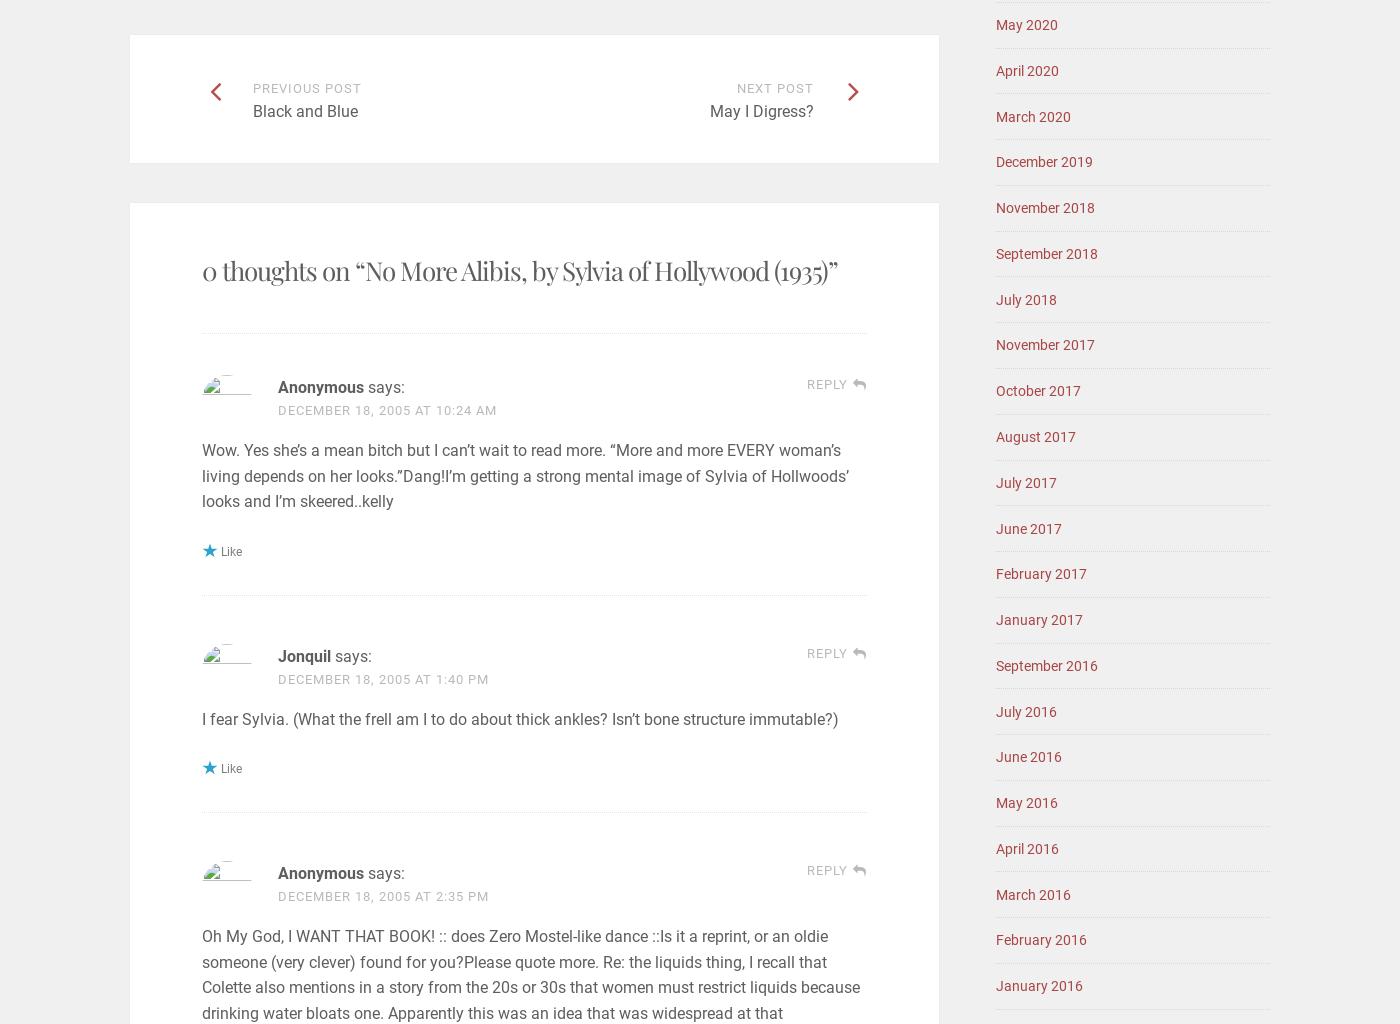 The height and width of the screenshot is (1024, 1400). I want to click on 'April 2020', so click(1027, 69).